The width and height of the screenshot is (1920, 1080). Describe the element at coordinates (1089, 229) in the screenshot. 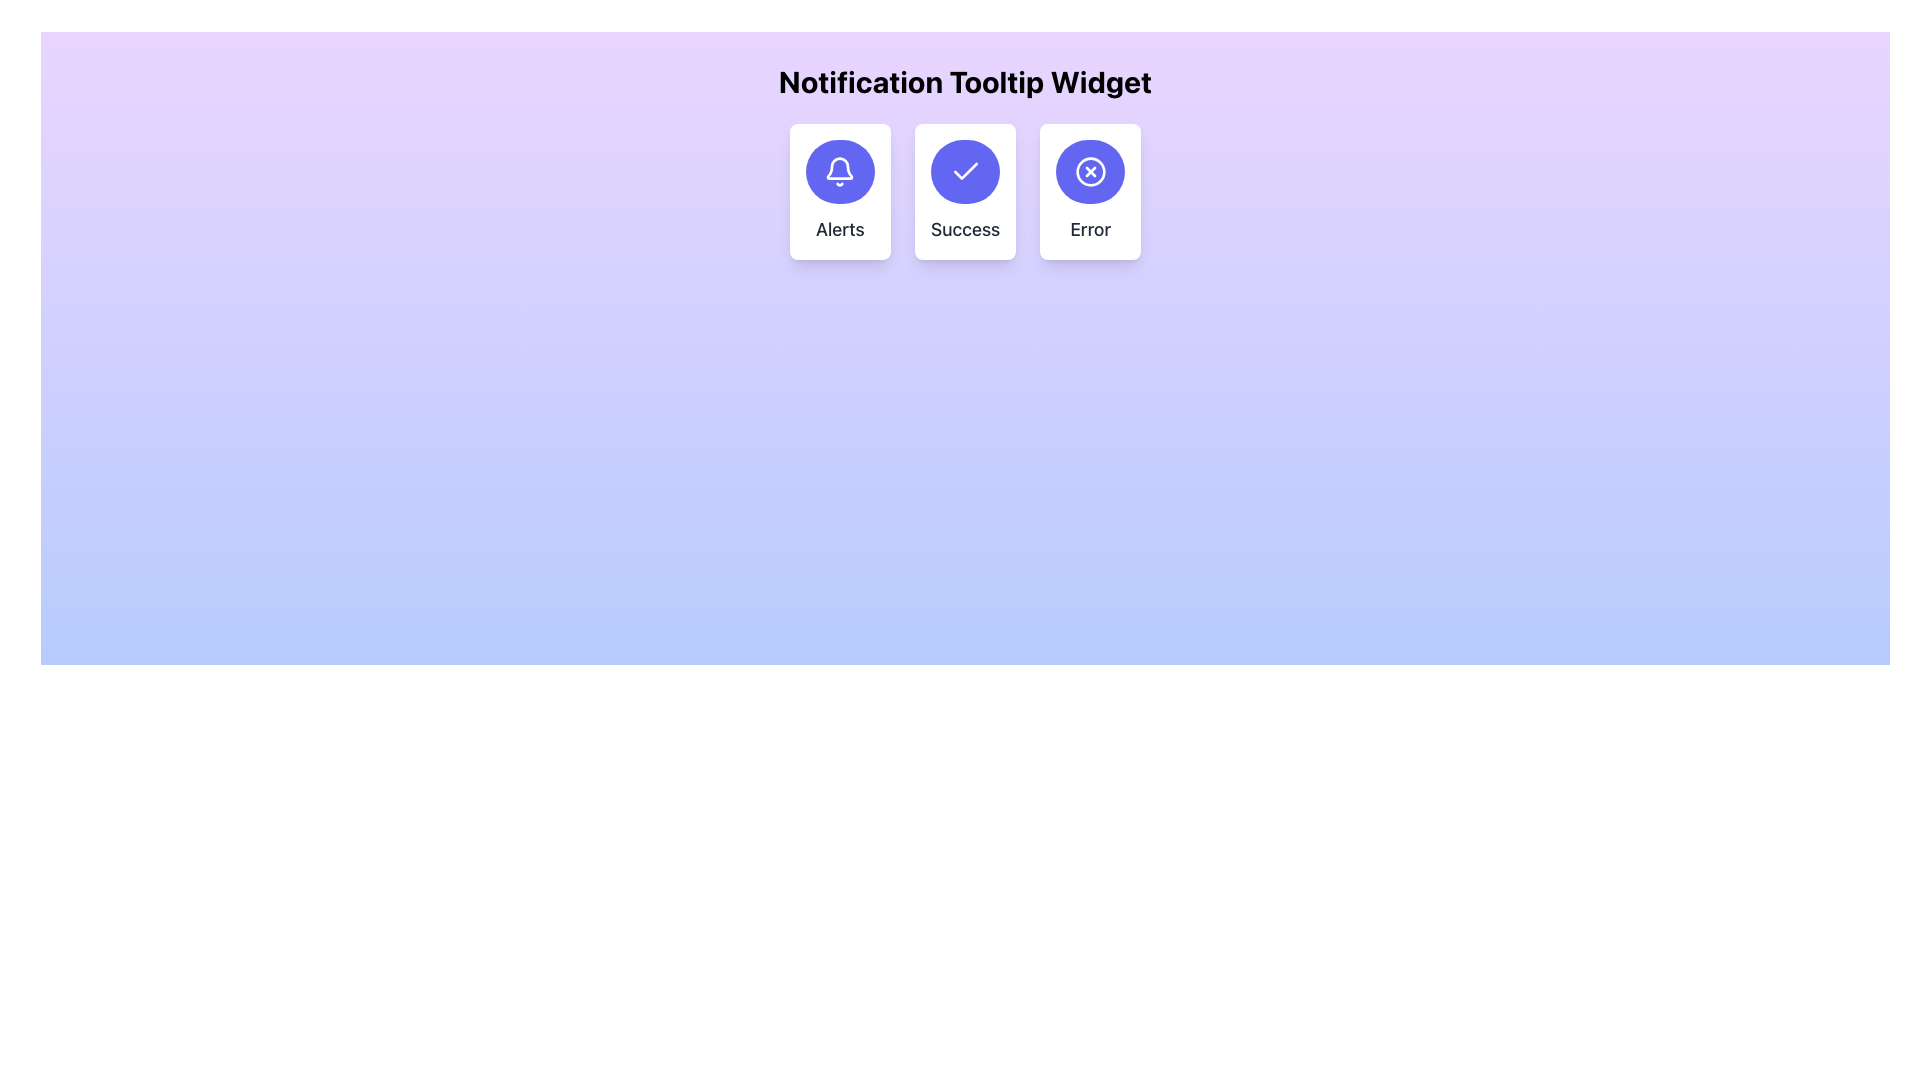

I see `the 'Error' text label, which is a medium-sized sans-serif font in dark gray, located at the bottom center of the rightmost card, directly below a circular 'X' icon` at that location.